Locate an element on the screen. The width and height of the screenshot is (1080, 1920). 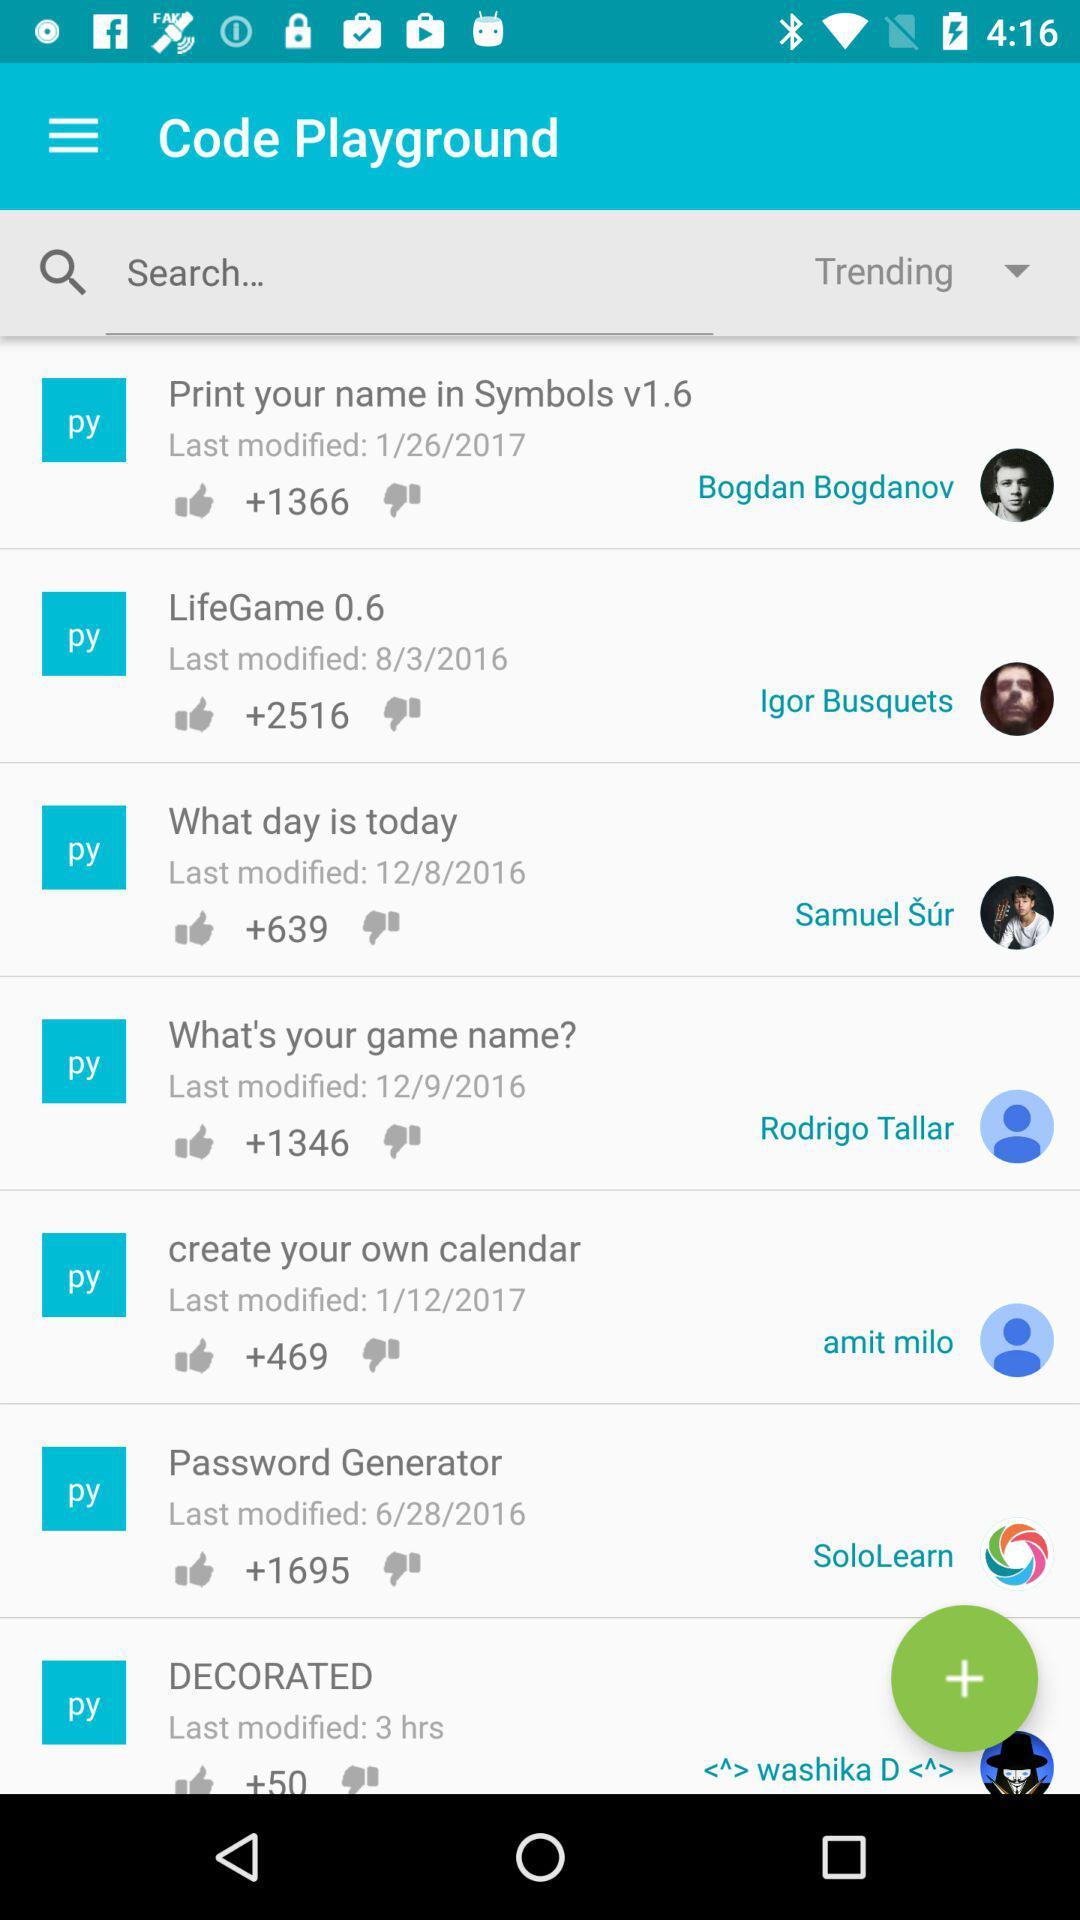
search words is located at coordinates (408, 270).